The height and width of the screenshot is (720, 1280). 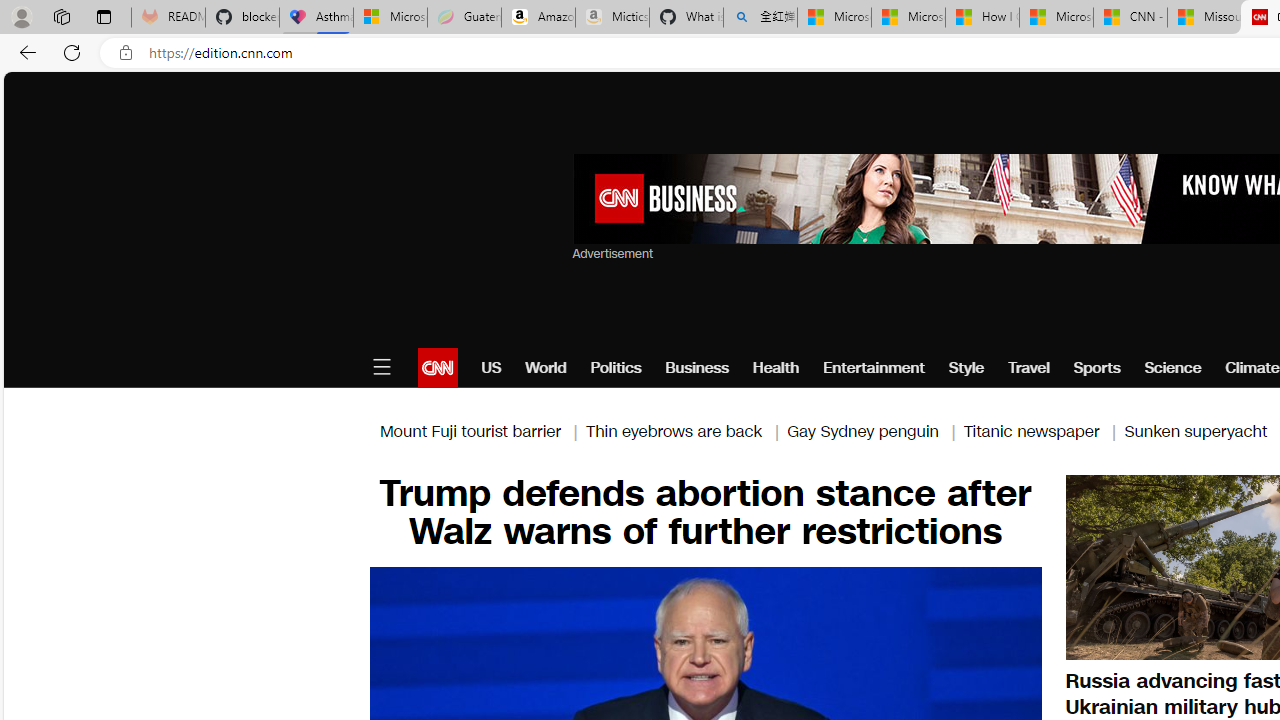 I want to click on 'Travel', so click(x=1029, y=367).